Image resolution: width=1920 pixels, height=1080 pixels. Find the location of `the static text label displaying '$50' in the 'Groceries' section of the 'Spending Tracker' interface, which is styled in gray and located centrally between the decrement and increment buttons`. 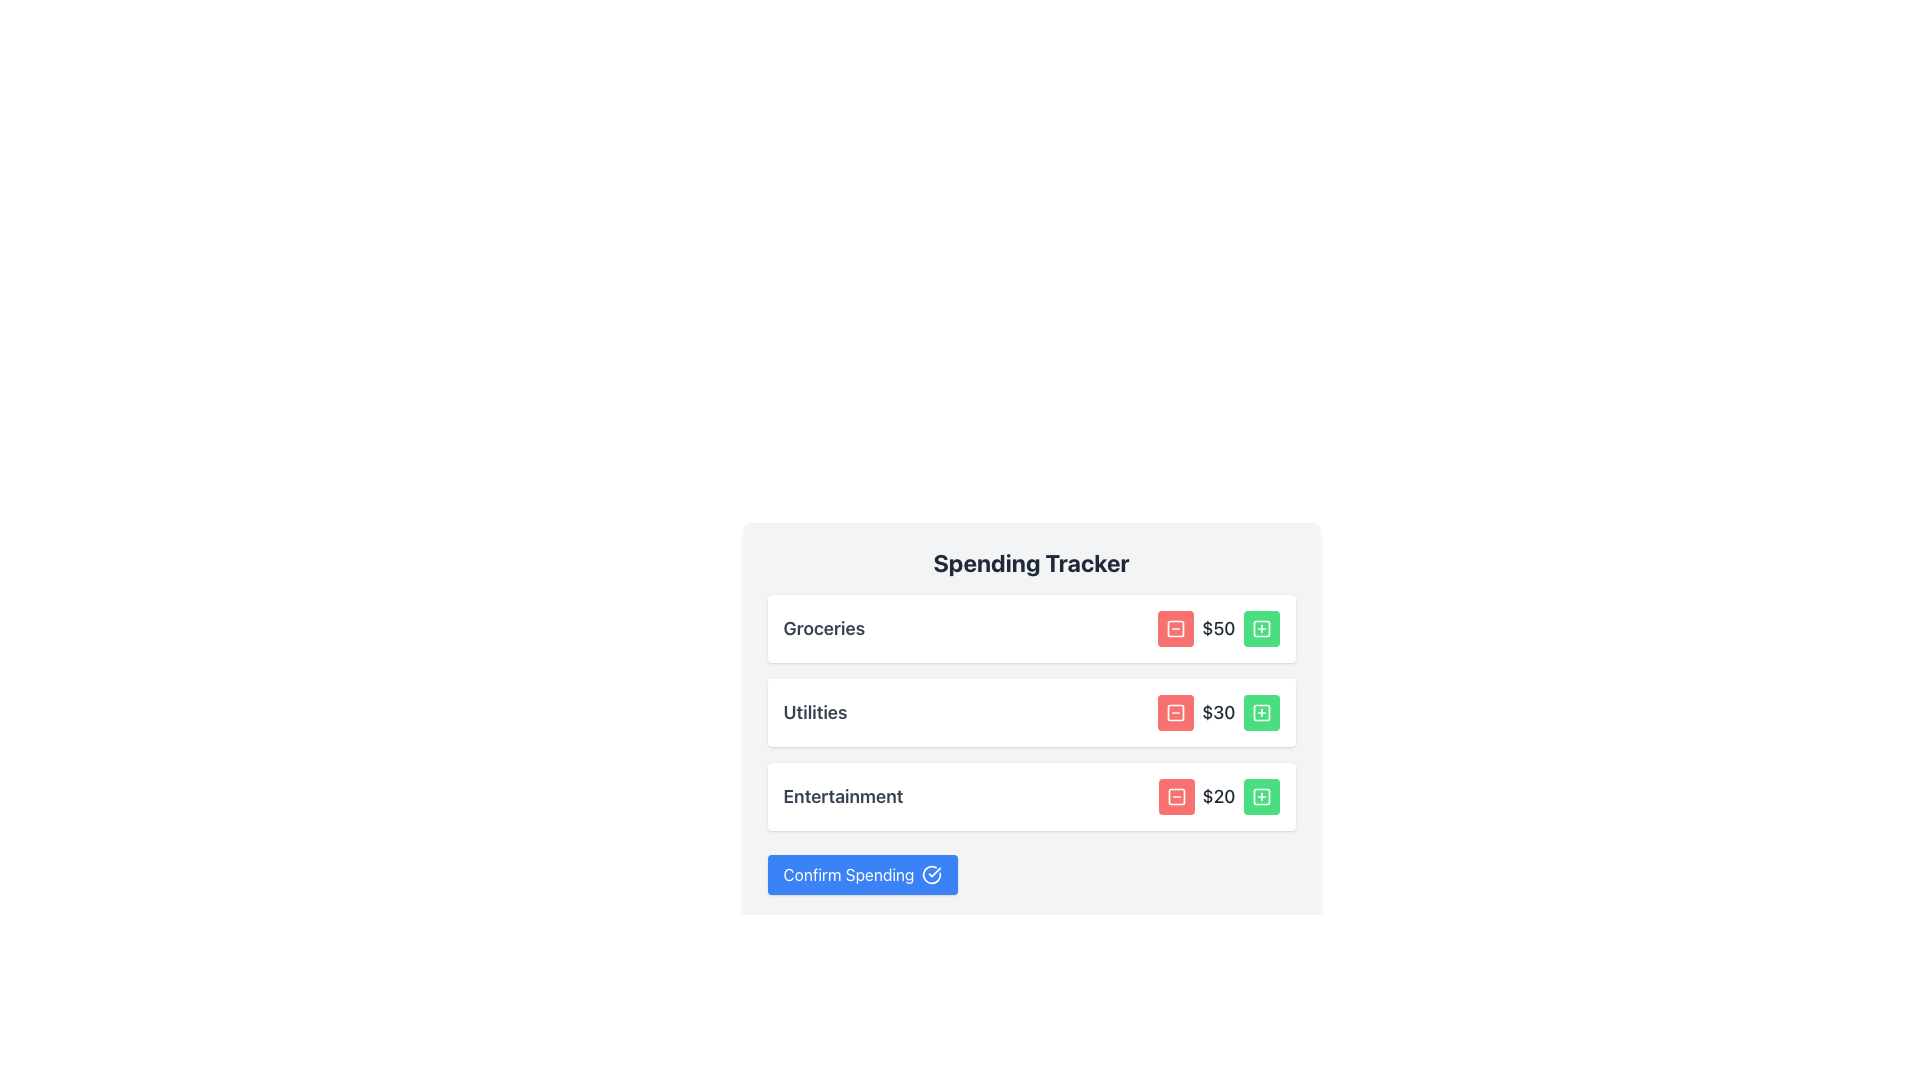

the static text label displaying '$50' in the 'Groceries' section of the 'Spending Tracker' interface, which is styled in gray and located centrally between the decrement and increment buttons is located at coordinates (1217, 627).